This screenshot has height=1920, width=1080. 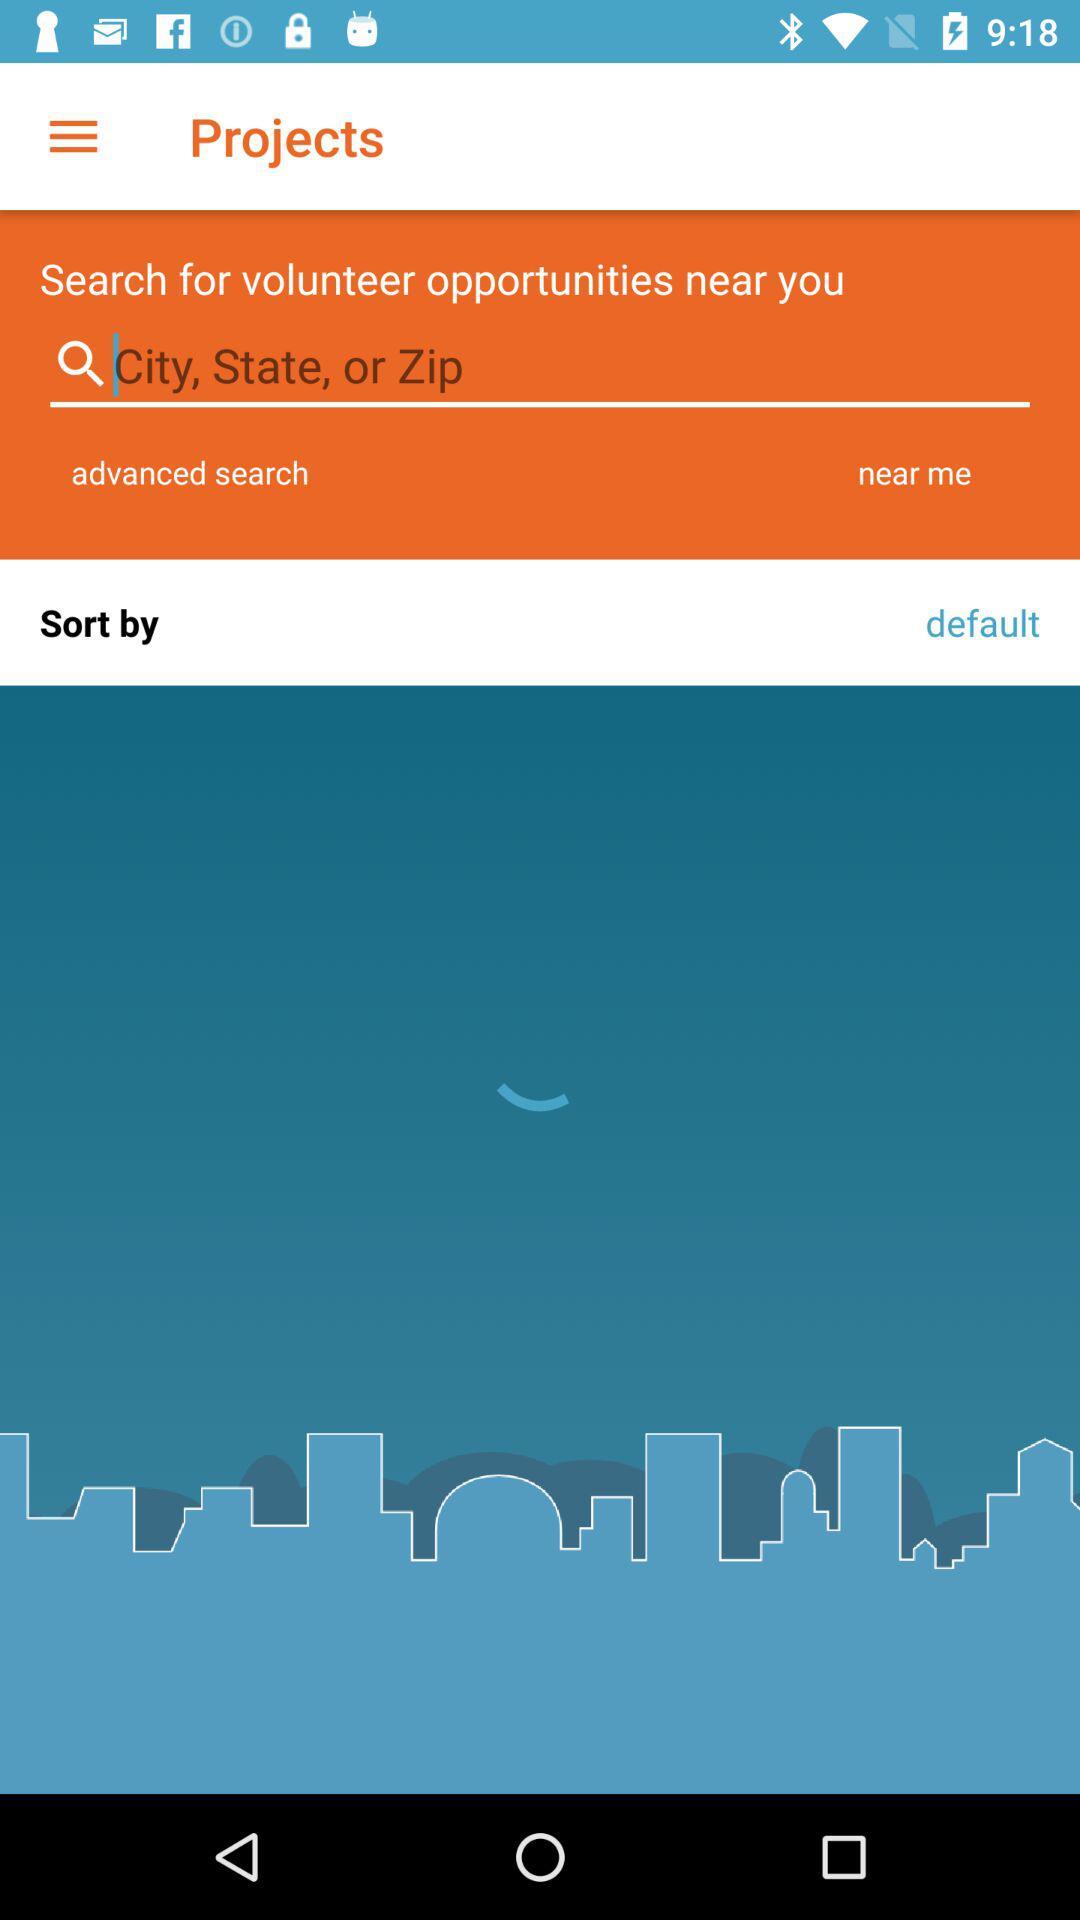 What do you see at coordinates (976, 621) in the screenshot?
I see `item below the near me item` at bounding box center [976, 621].